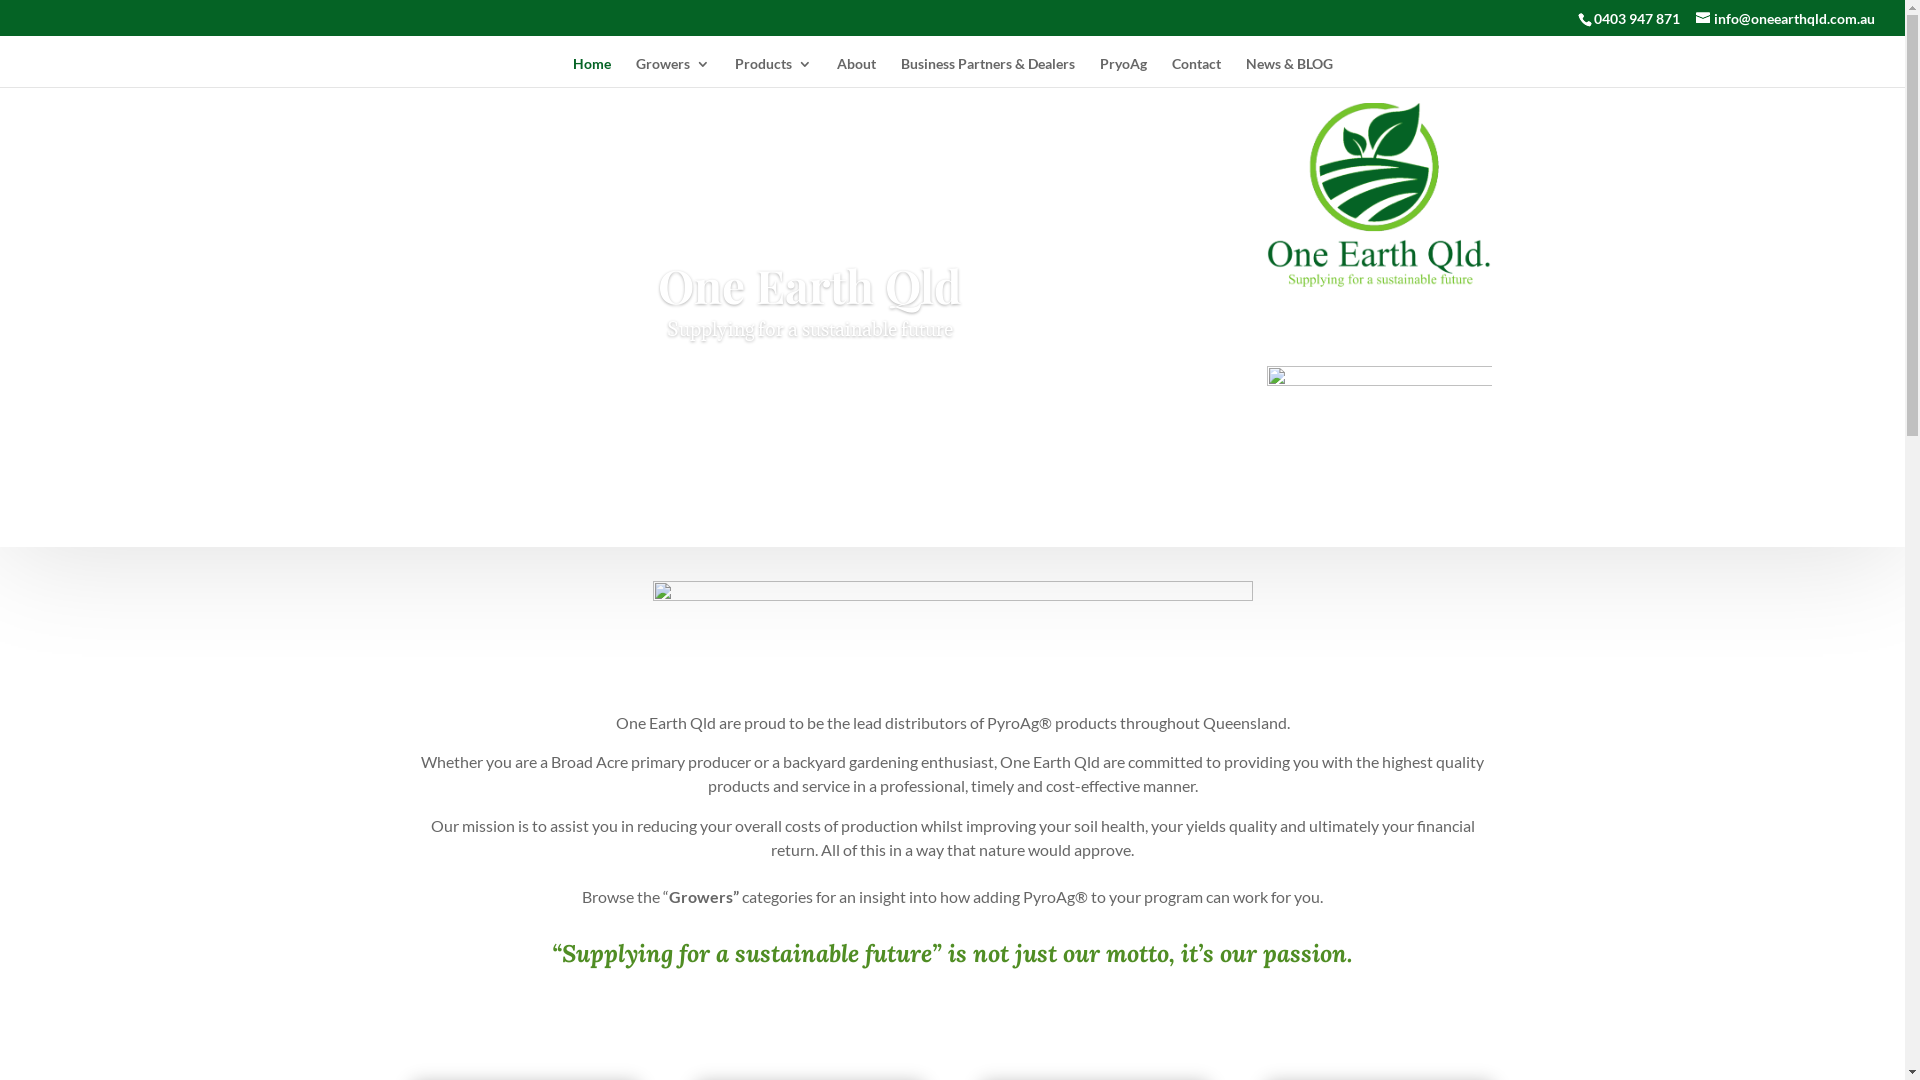 The image size is (1920, 1080). What do you see at coordinates (1196, 71) in the screenshot?
I see `'Contact'` at bounding box center [1196, 71].